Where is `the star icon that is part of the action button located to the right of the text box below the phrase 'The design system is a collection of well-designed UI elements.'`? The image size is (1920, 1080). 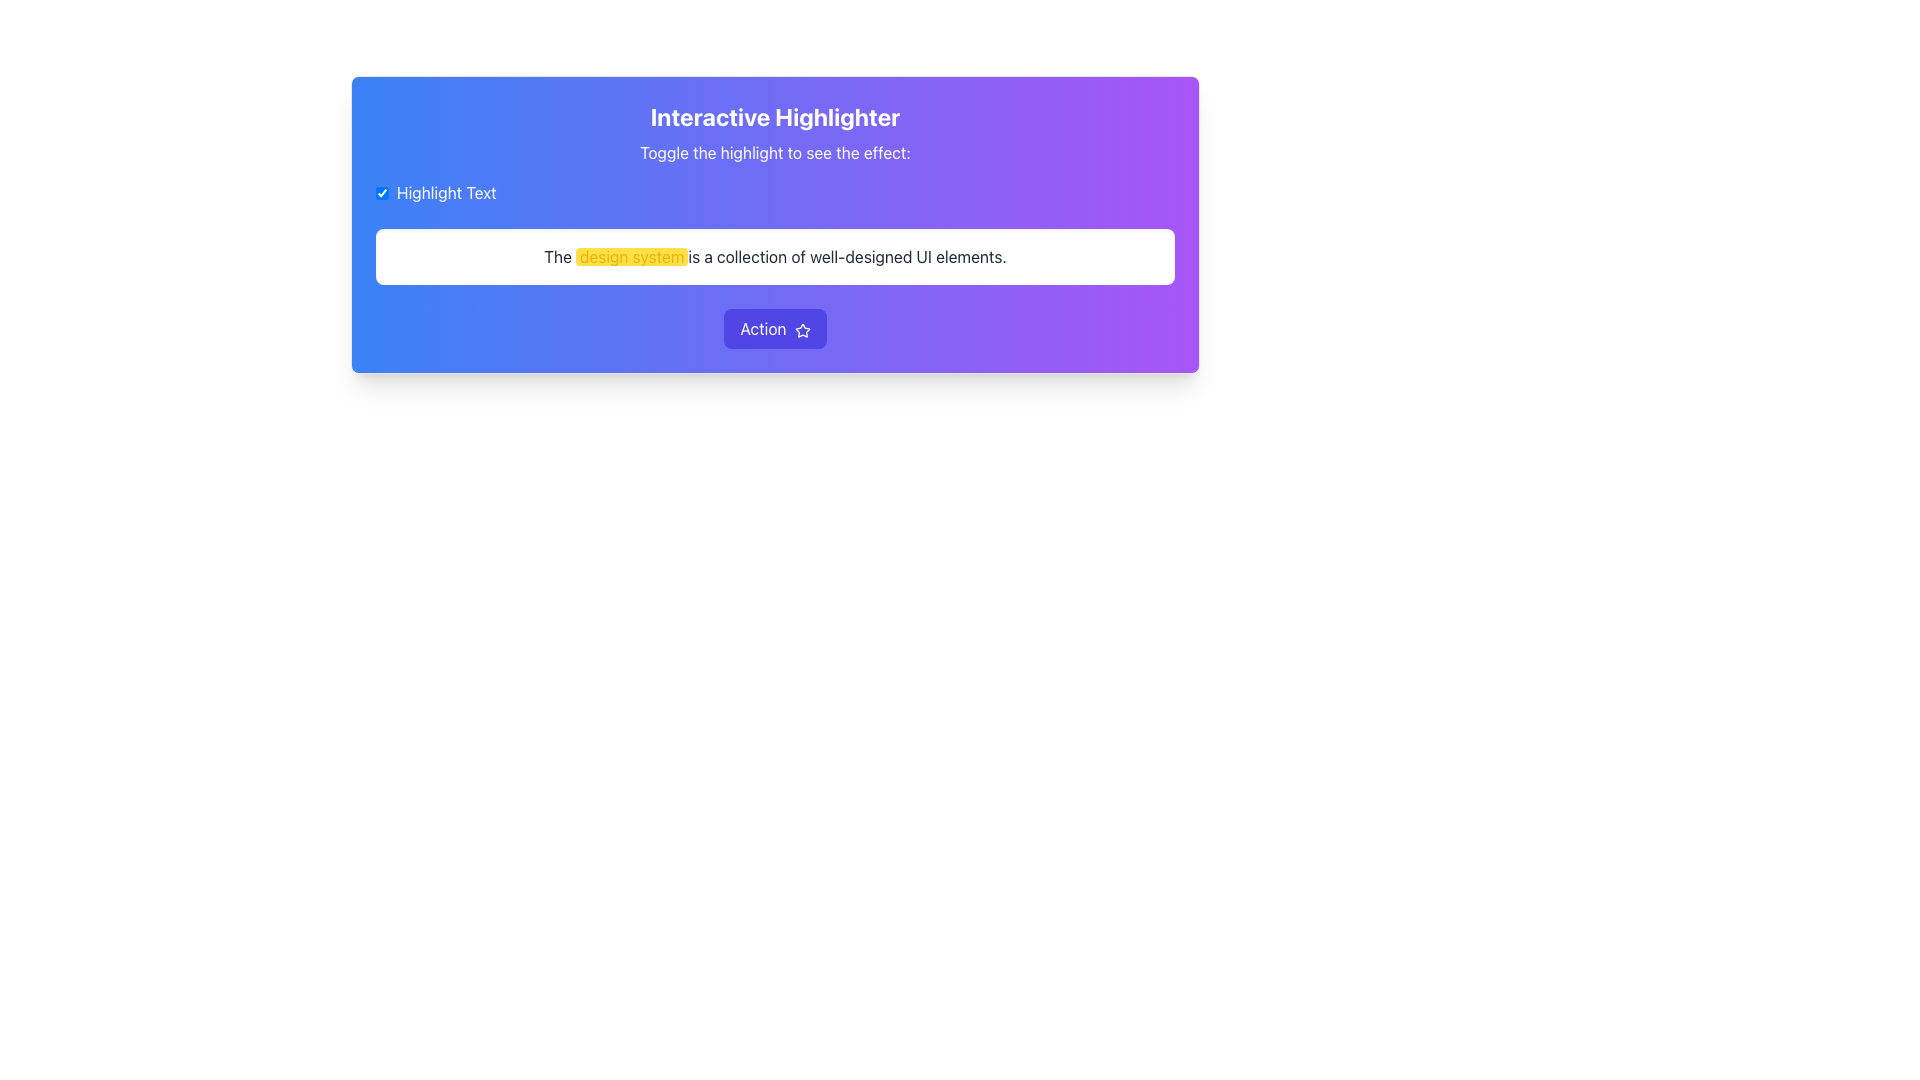 the star icon that is part of the action button located to the right of the text box below the phrase 'The design system is a collection of well-designed UI elements.' is located at coordinates (802, 329).